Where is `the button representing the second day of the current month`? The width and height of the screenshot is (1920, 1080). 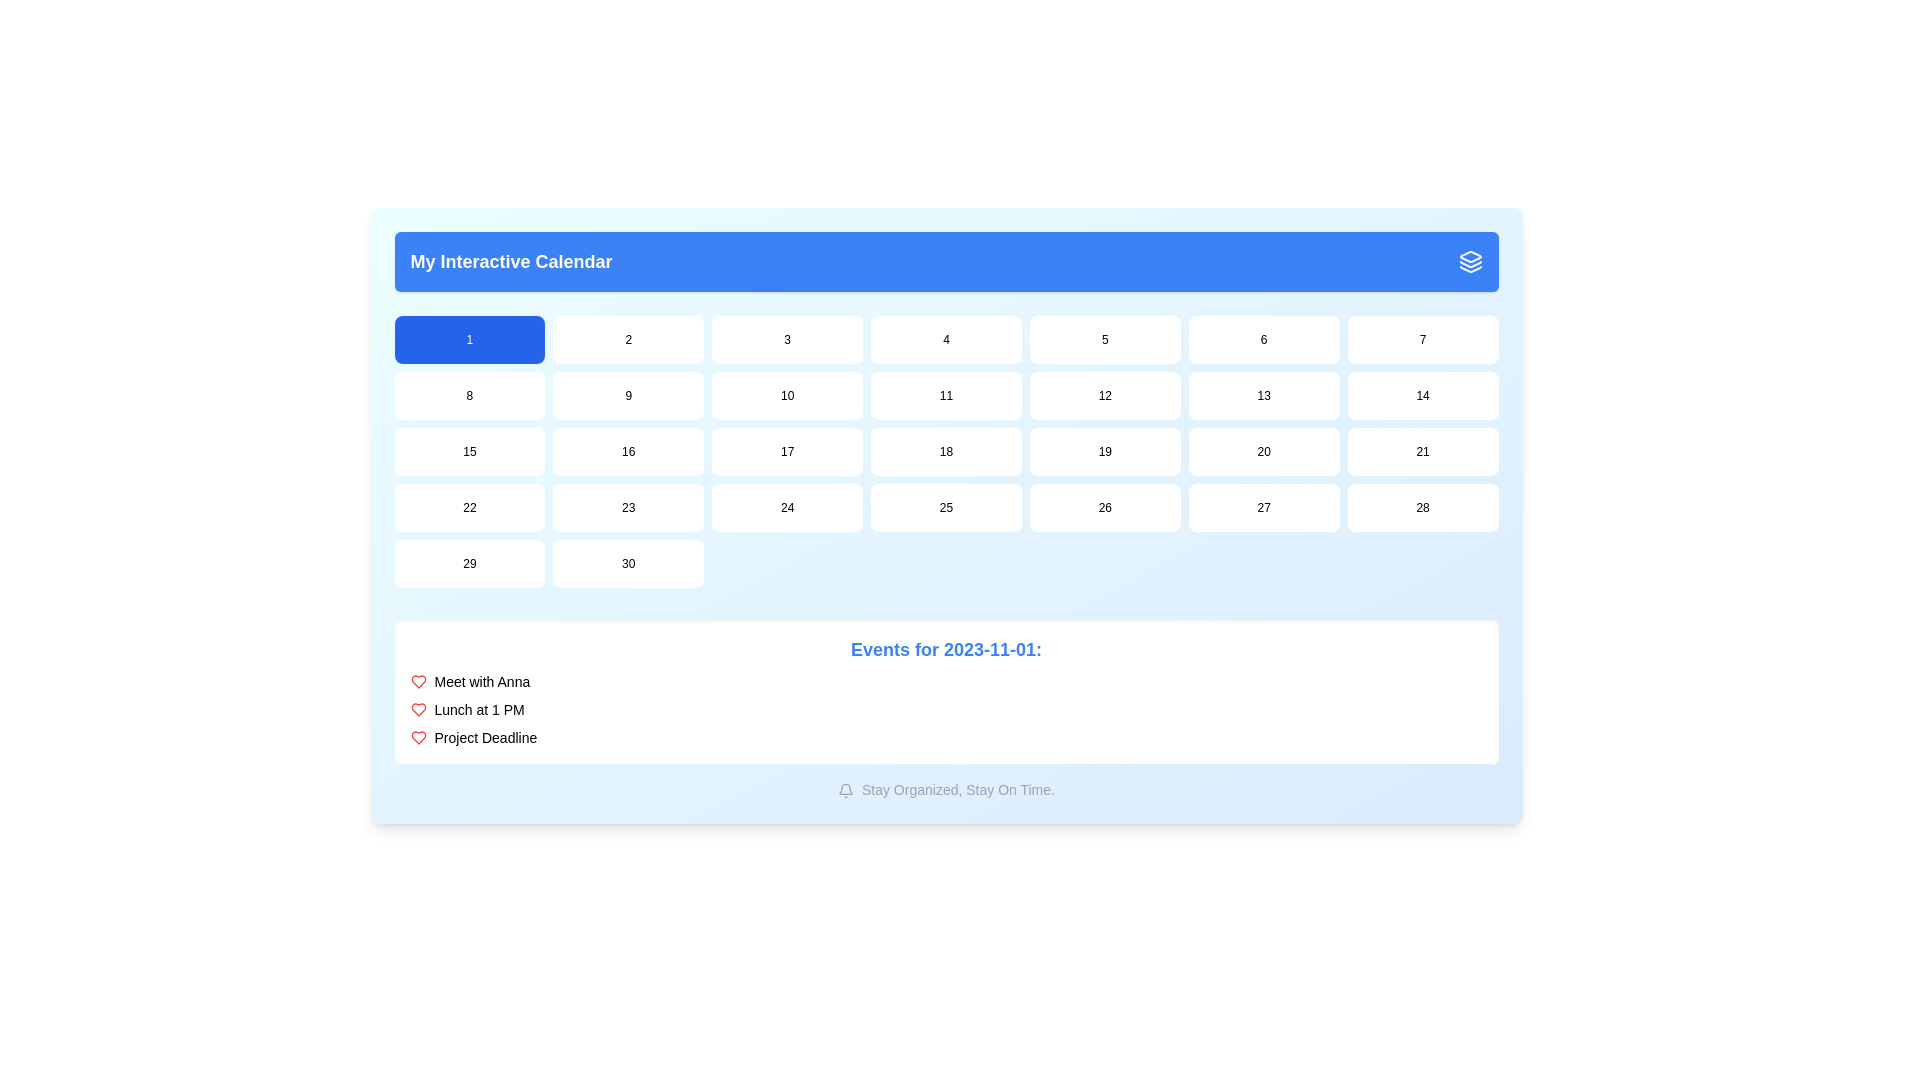 the button representing the second day of the current month is located at coordinates (627, 338).